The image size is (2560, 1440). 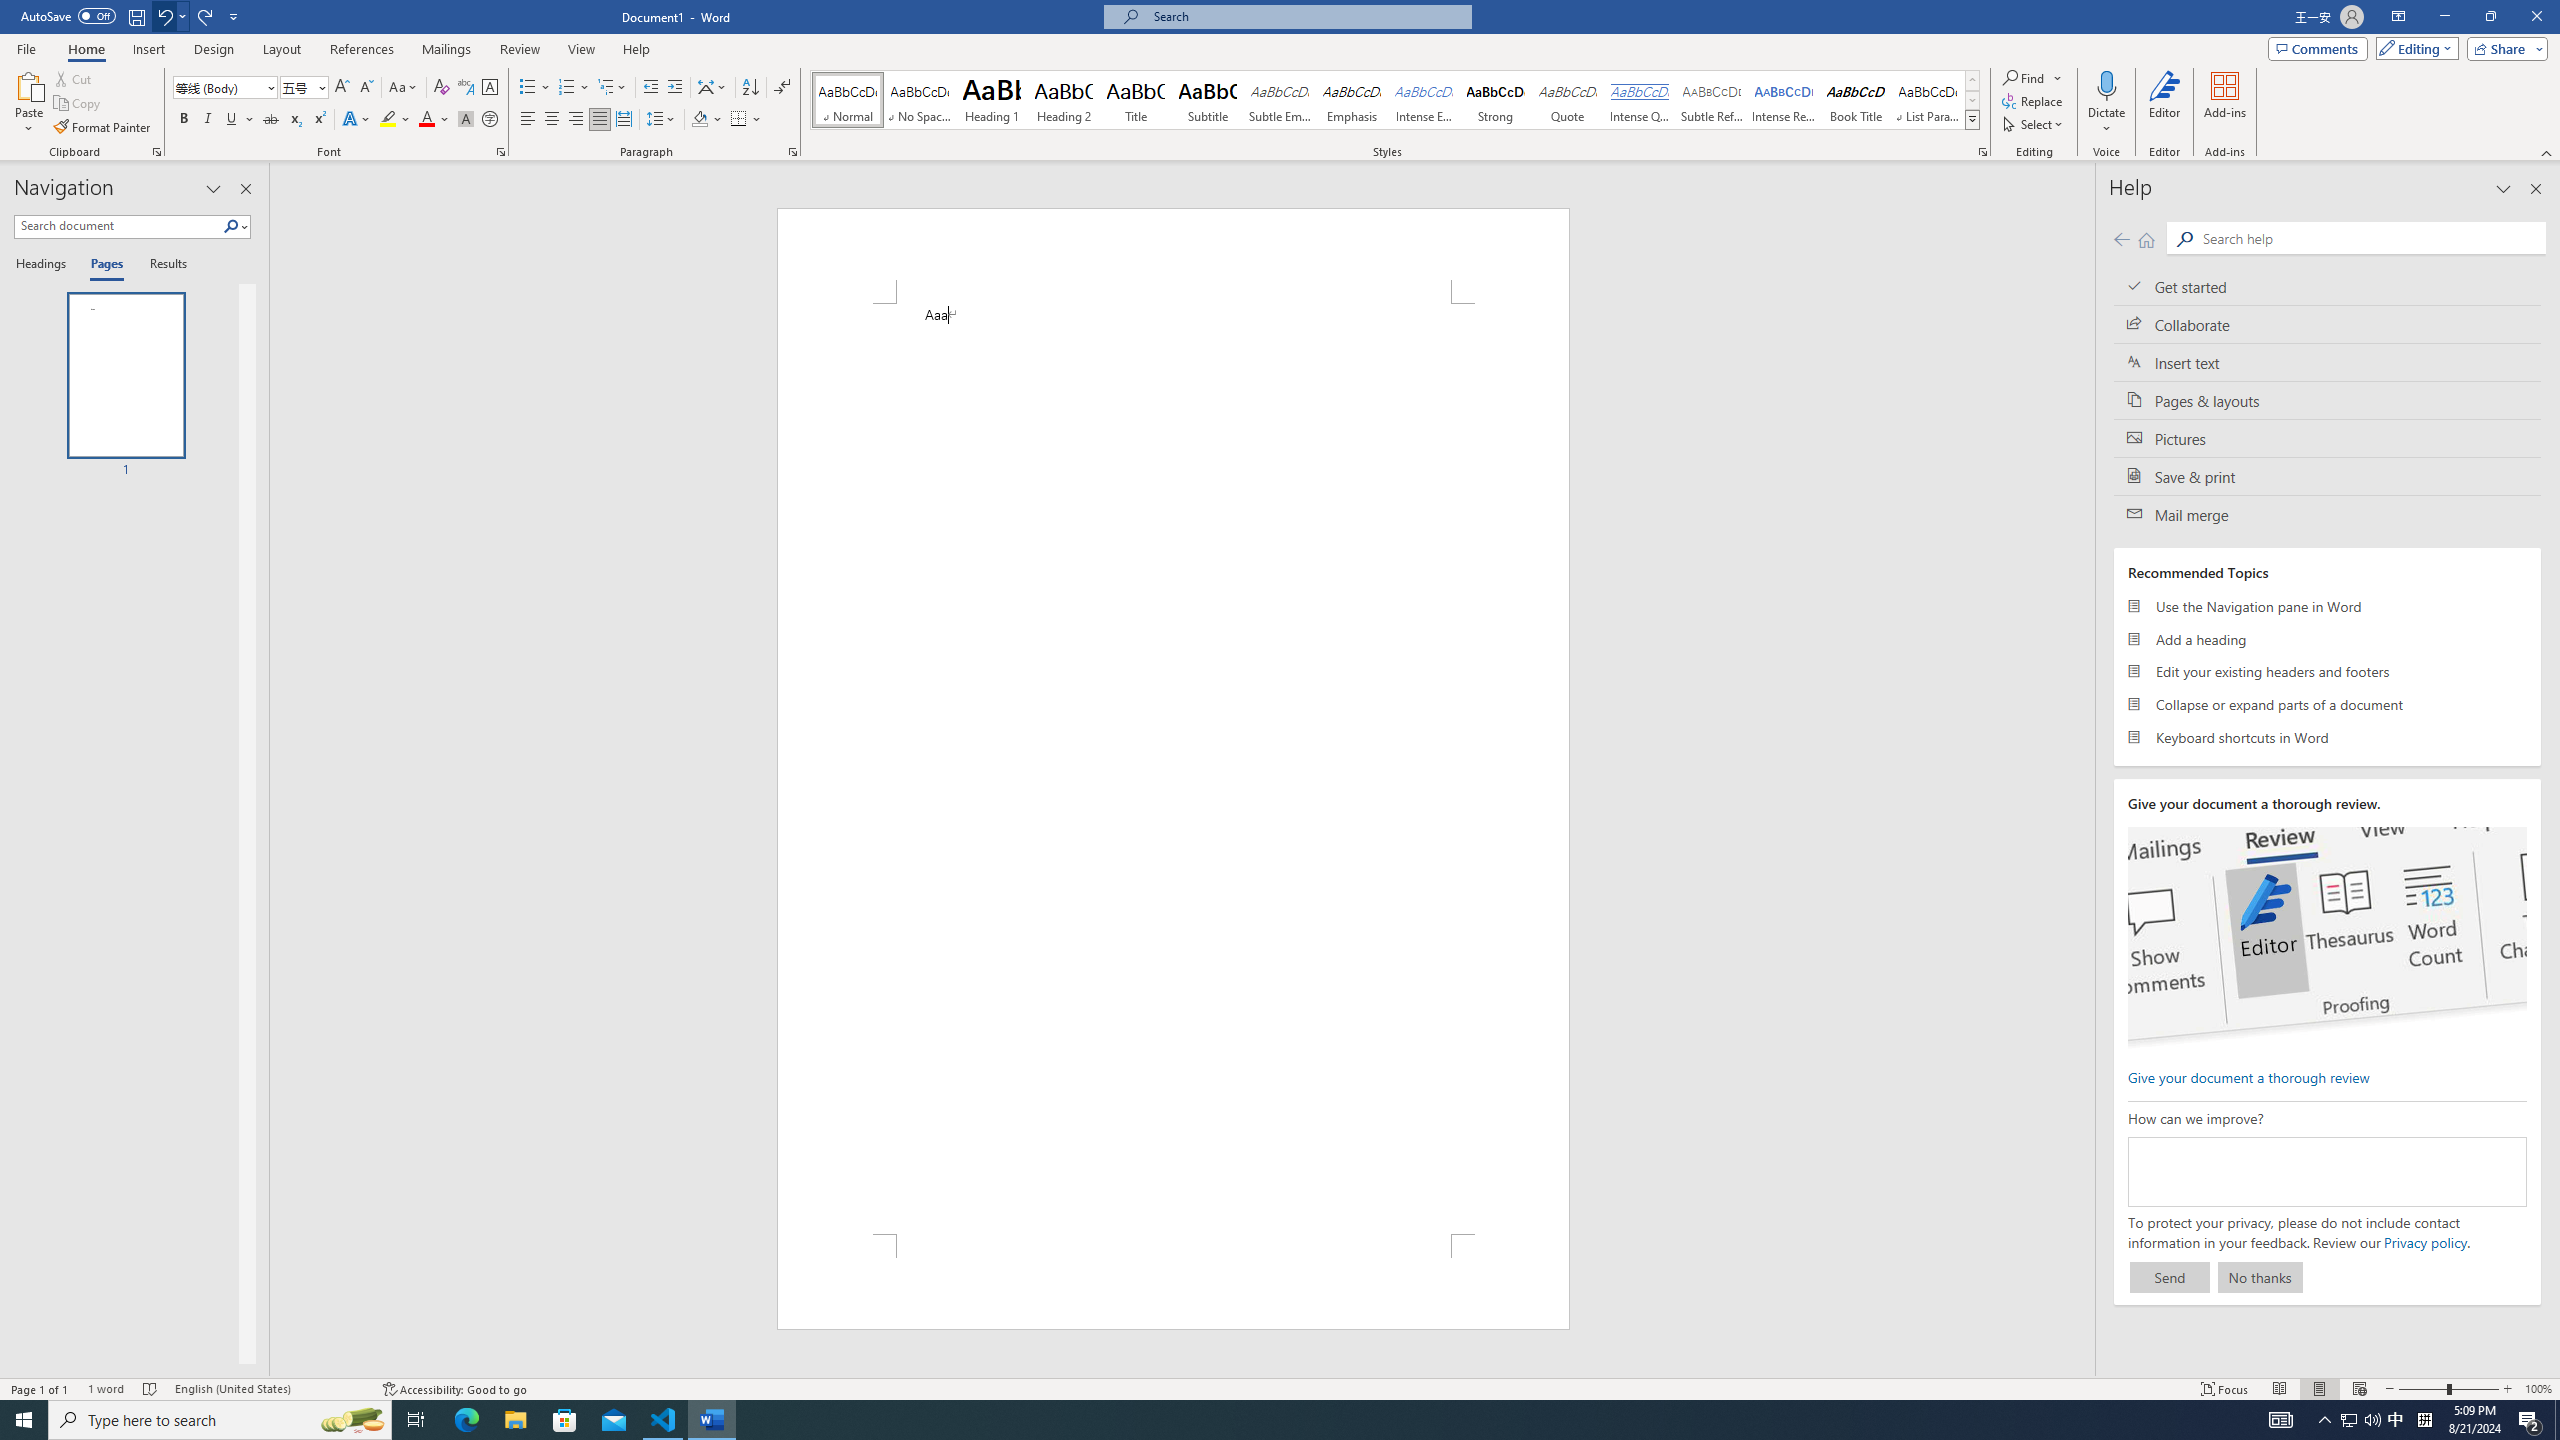 I want to click on 'Mode', so click(x=2413, y=47).